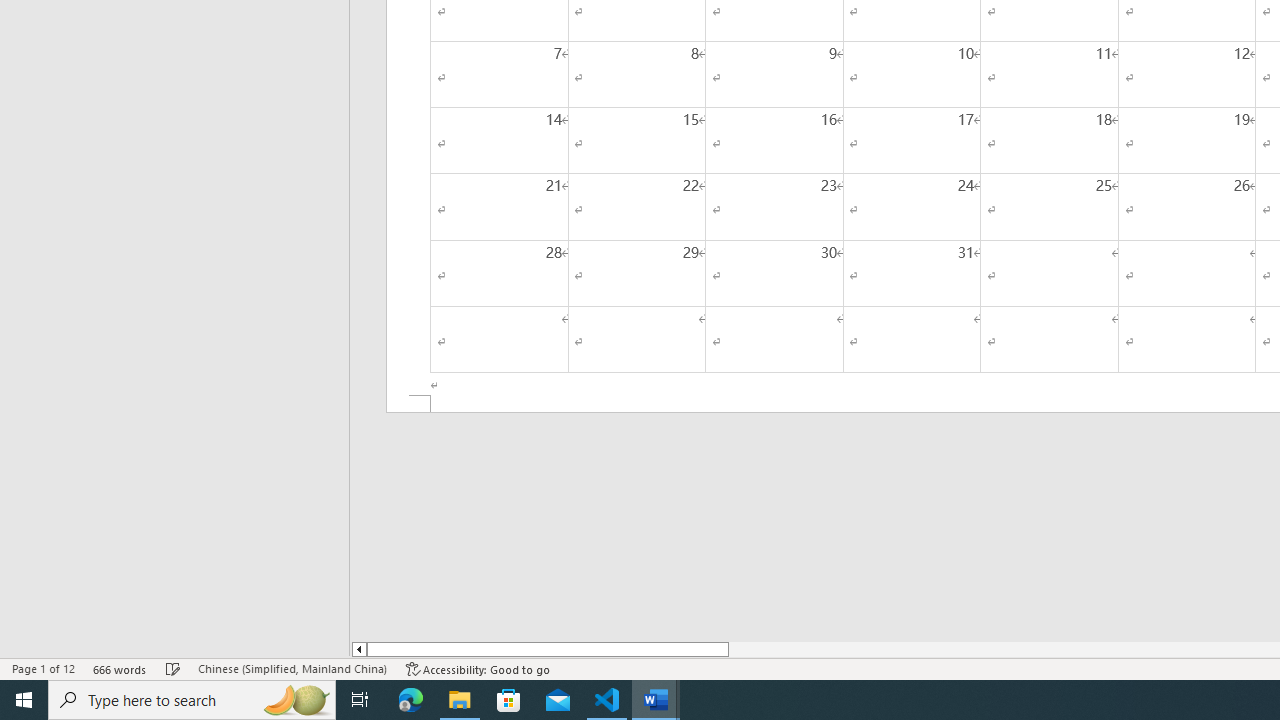  What do you see at coordinates (291, 669) in the screenshot?
I see `'Language Chinese (Simplified, Mainland China)'` at bounding box center [291, 669].